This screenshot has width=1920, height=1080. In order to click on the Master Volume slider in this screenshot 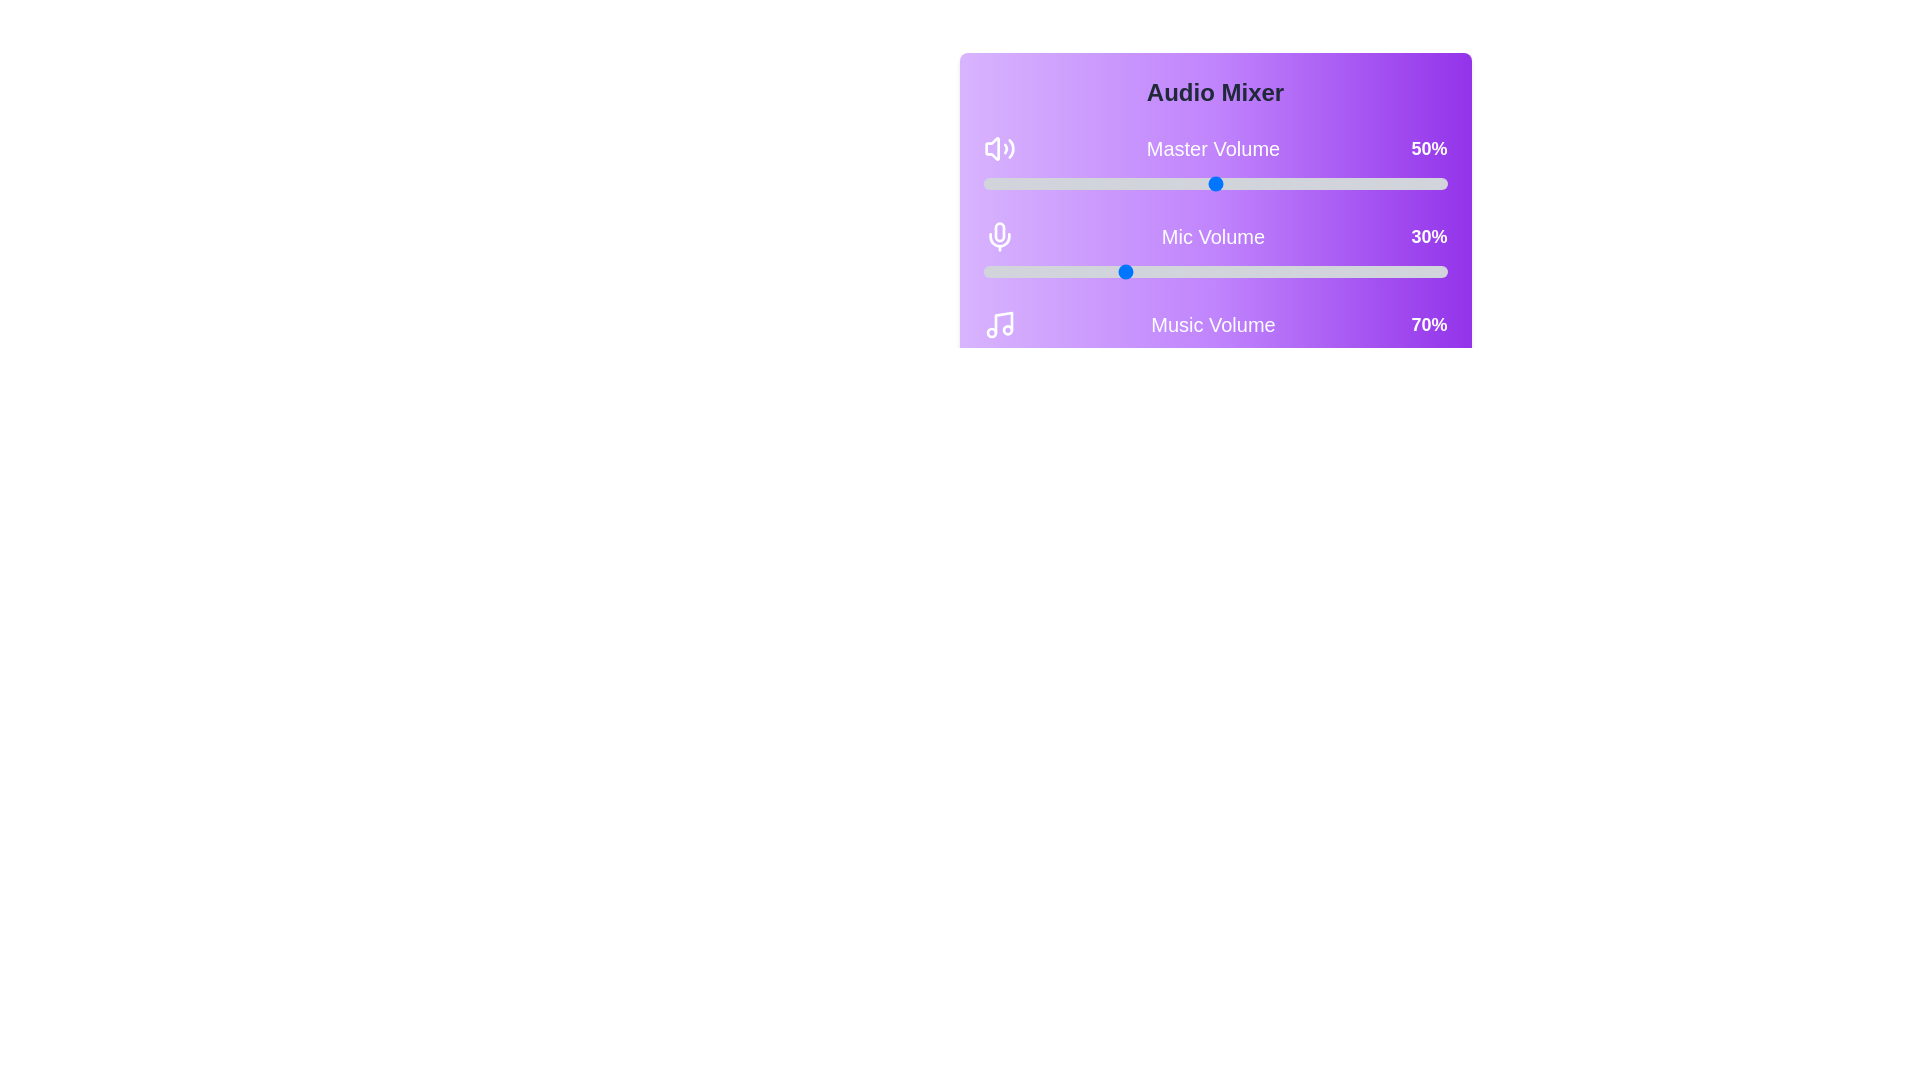, I will do `click(1404, 184)`.